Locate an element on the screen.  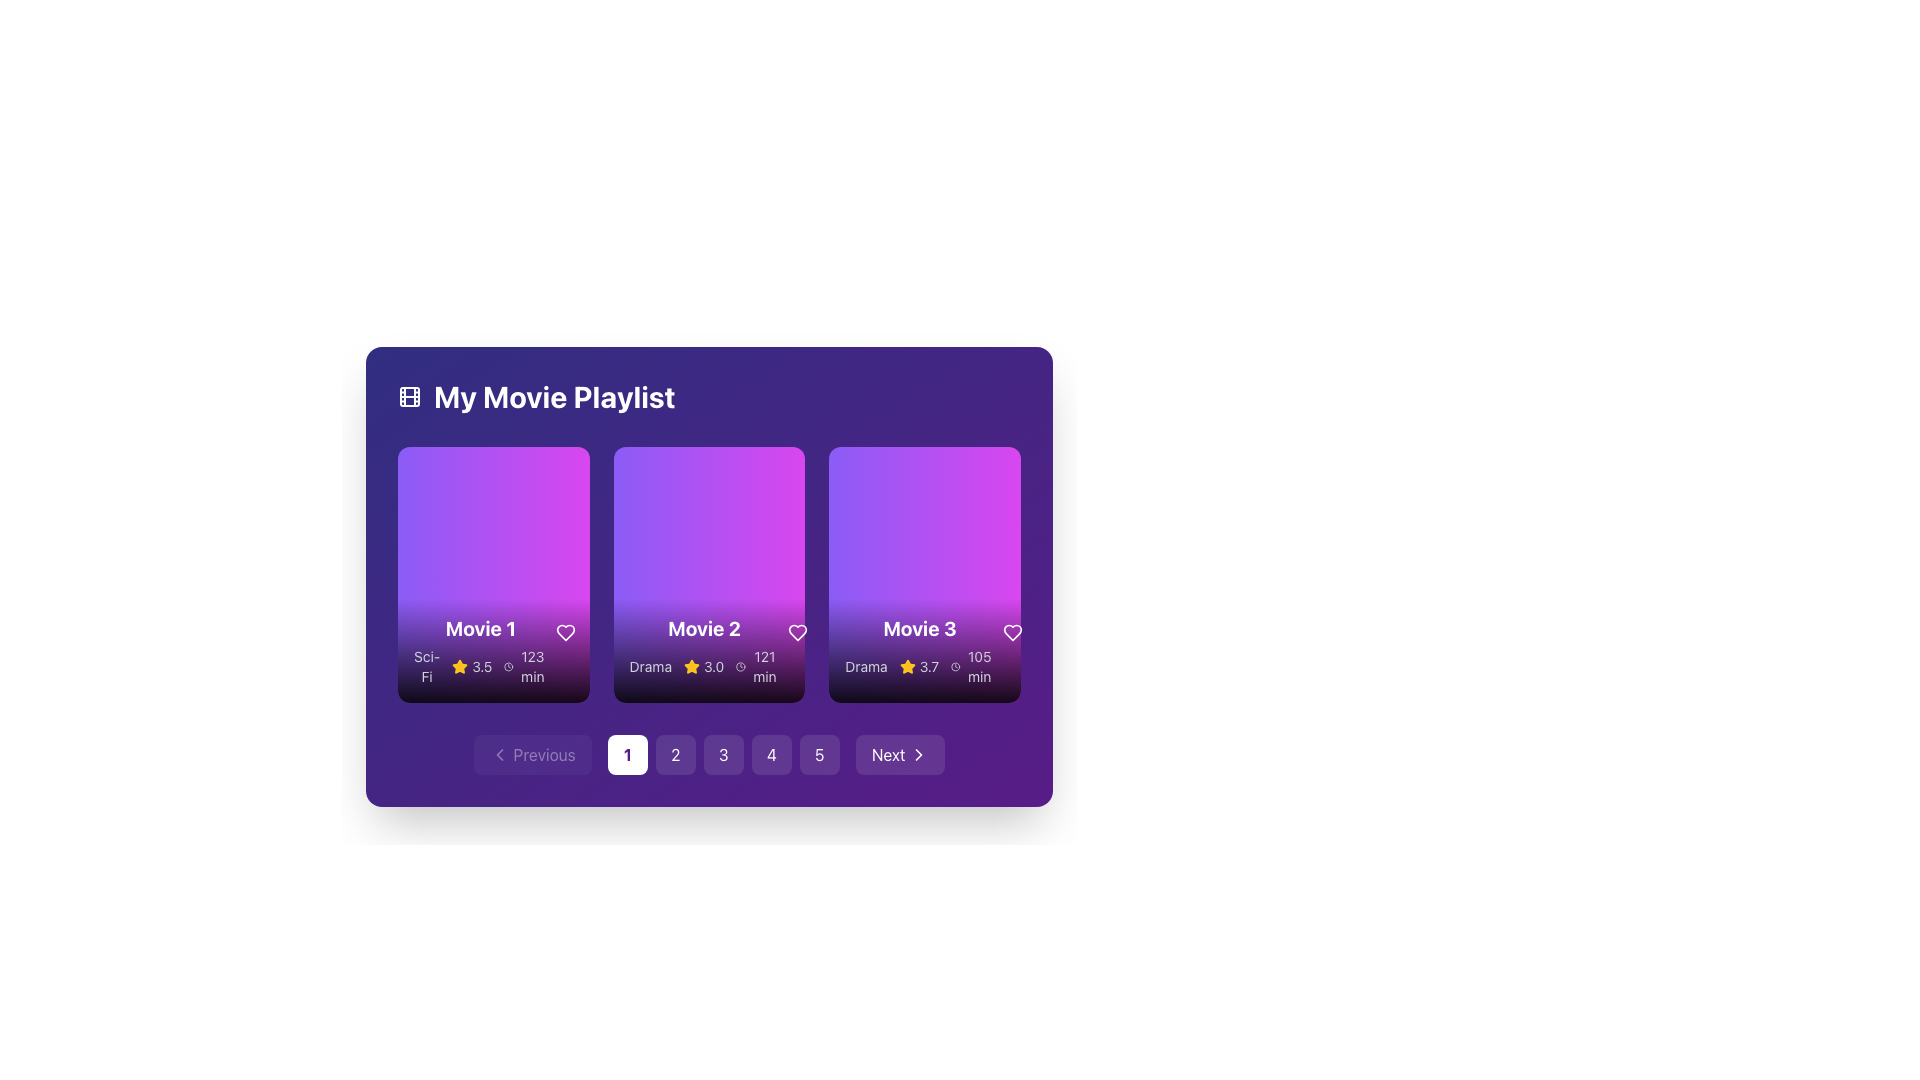
the chevron icon located in the 'Next' button at the bottom right corner of the interface, which is used to navigate to the next set of items in a carousel or paginated list is located at coordinates (918, 755).